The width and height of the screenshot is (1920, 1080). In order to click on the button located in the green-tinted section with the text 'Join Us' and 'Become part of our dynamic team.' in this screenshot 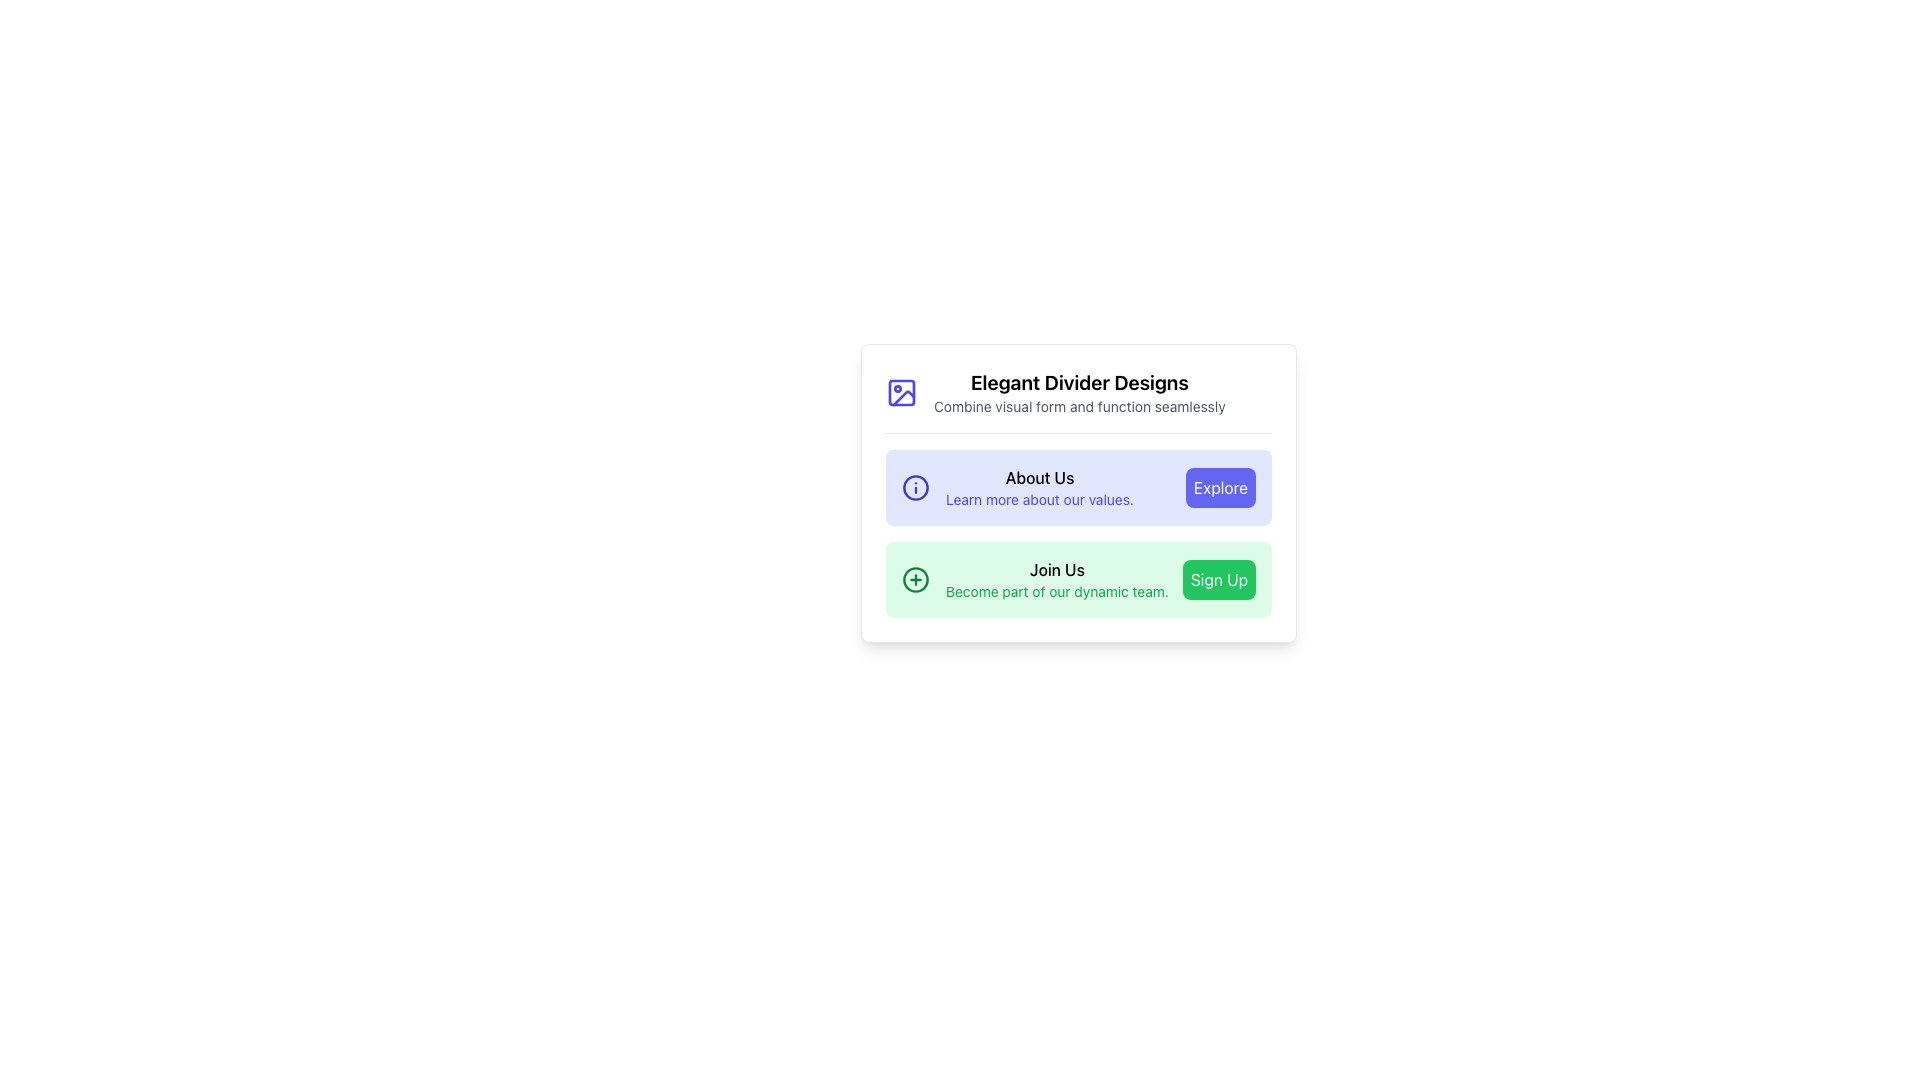, I will do `click(1218, 579)`.